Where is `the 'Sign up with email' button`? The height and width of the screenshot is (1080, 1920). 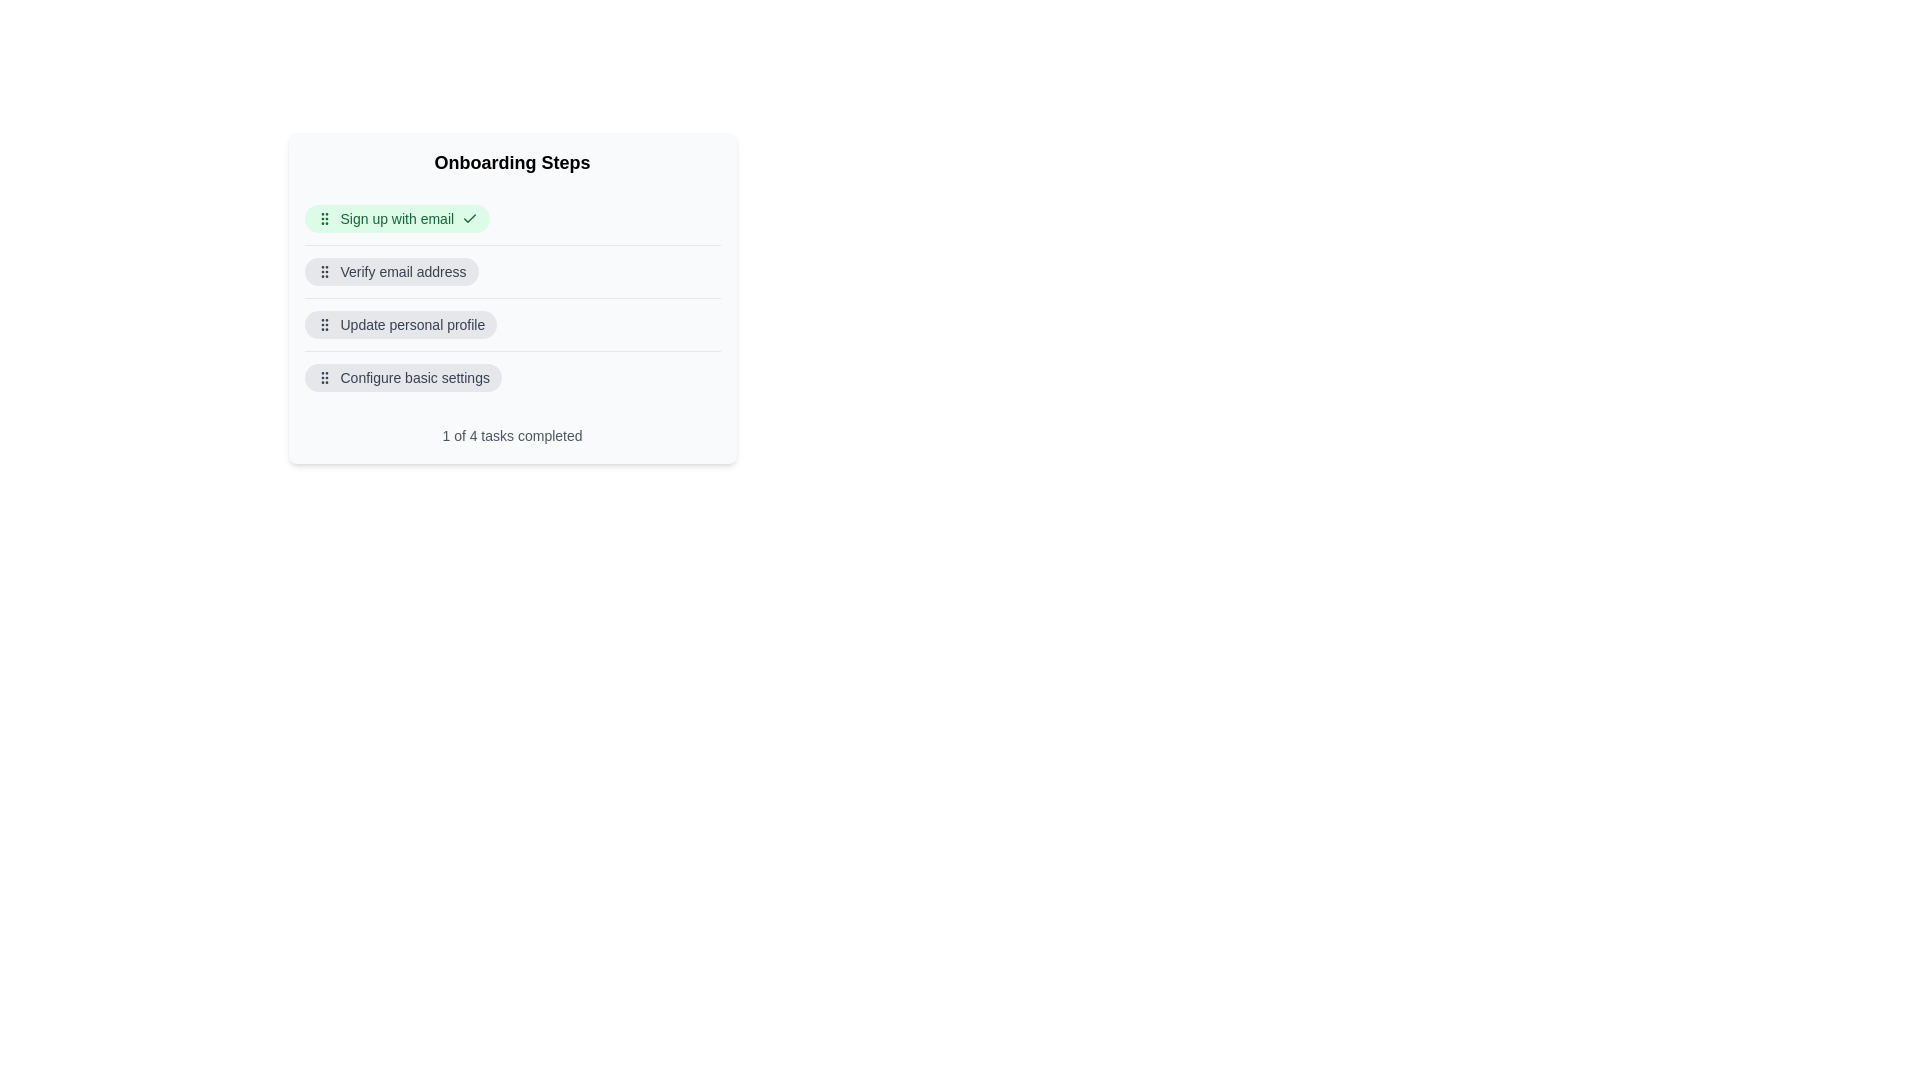
the 'Sign up with email' button is located at coordinates (512, 219).